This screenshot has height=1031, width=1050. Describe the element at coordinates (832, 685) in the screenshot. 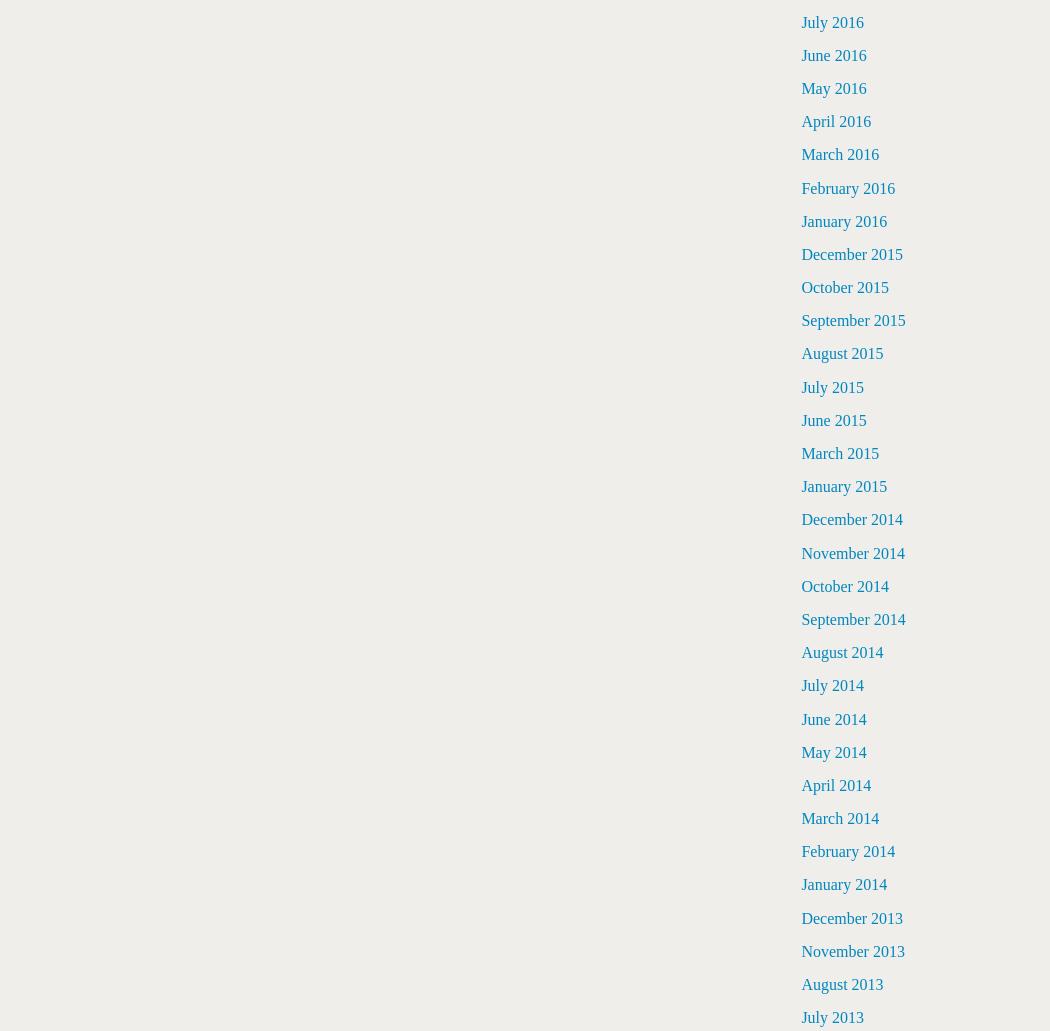

I see `'July 2014'` at that location.